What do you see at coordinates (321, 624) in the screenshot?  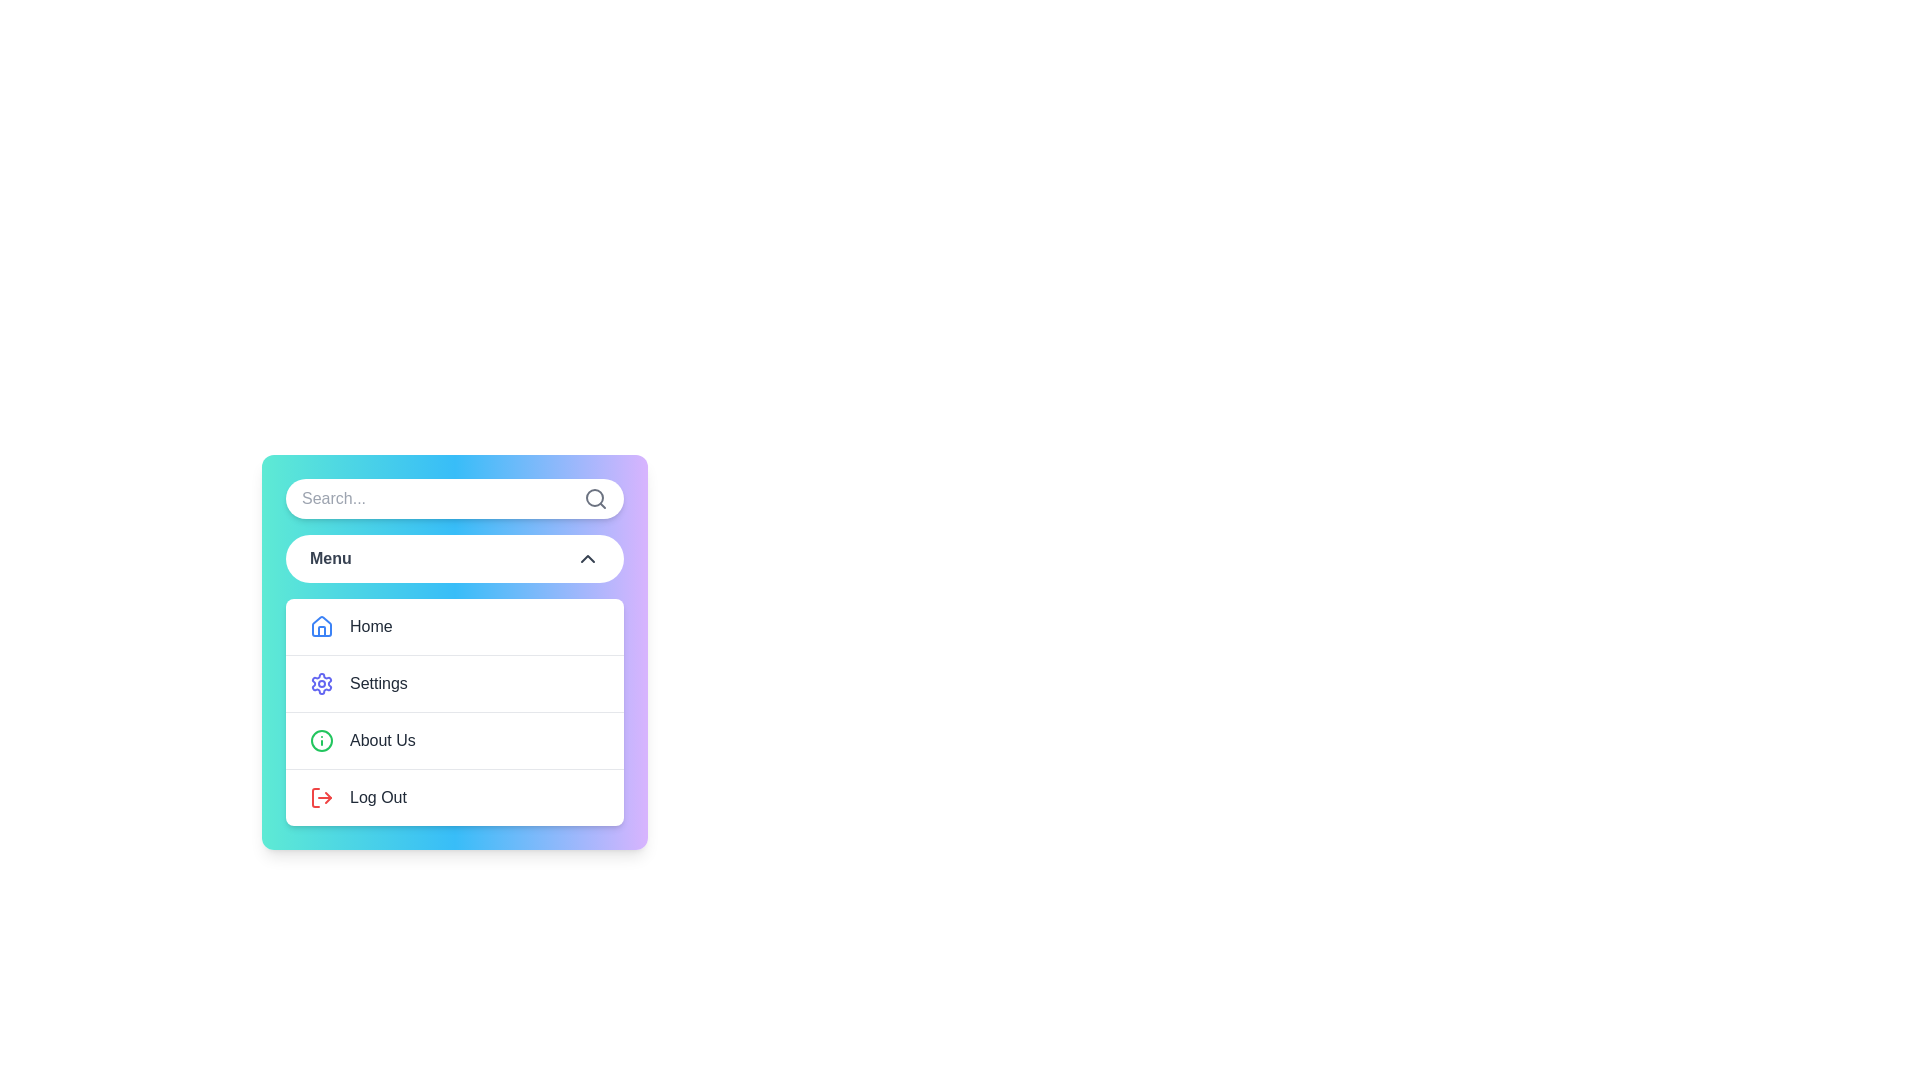 I see `the blue house icon located to the left of the 'Home' menu item in the vertical list of menu options` at bounding box center [321, 624].